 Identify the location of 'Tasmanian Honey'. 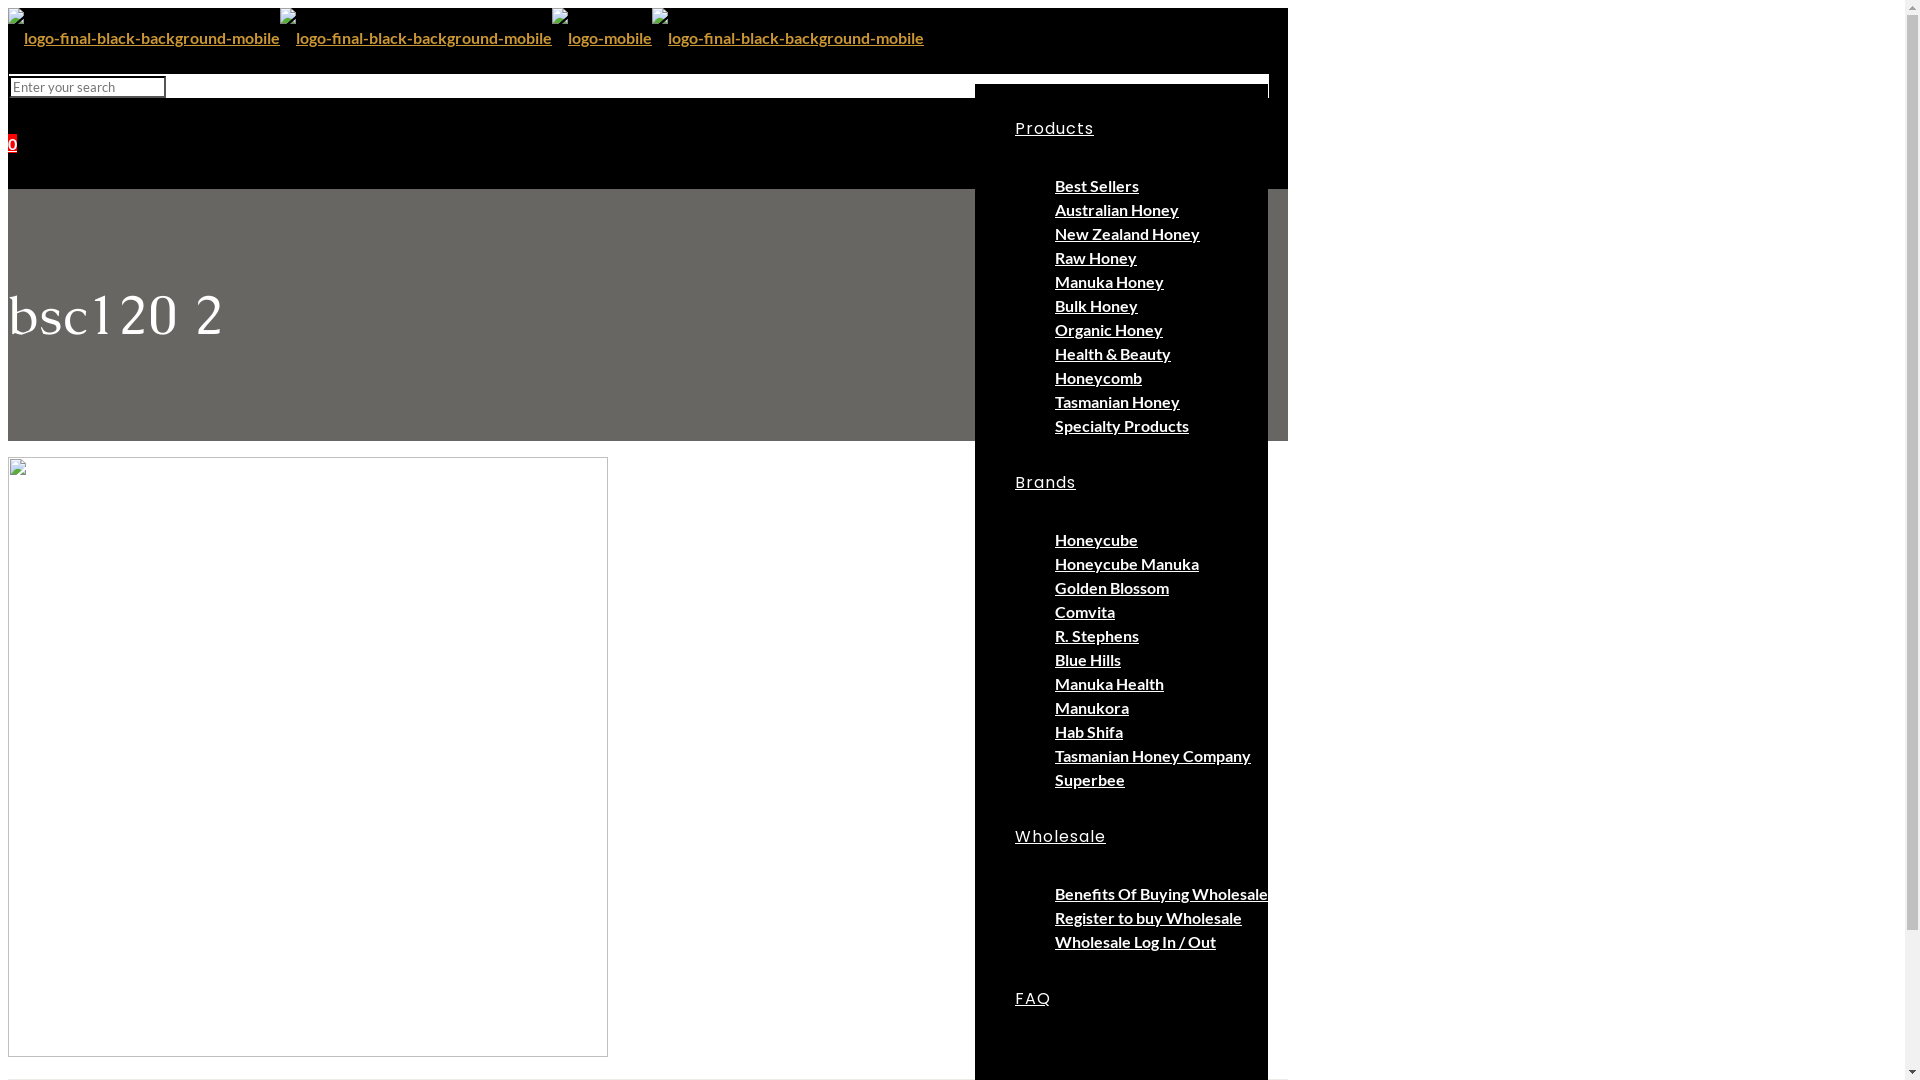
(1054, 401).